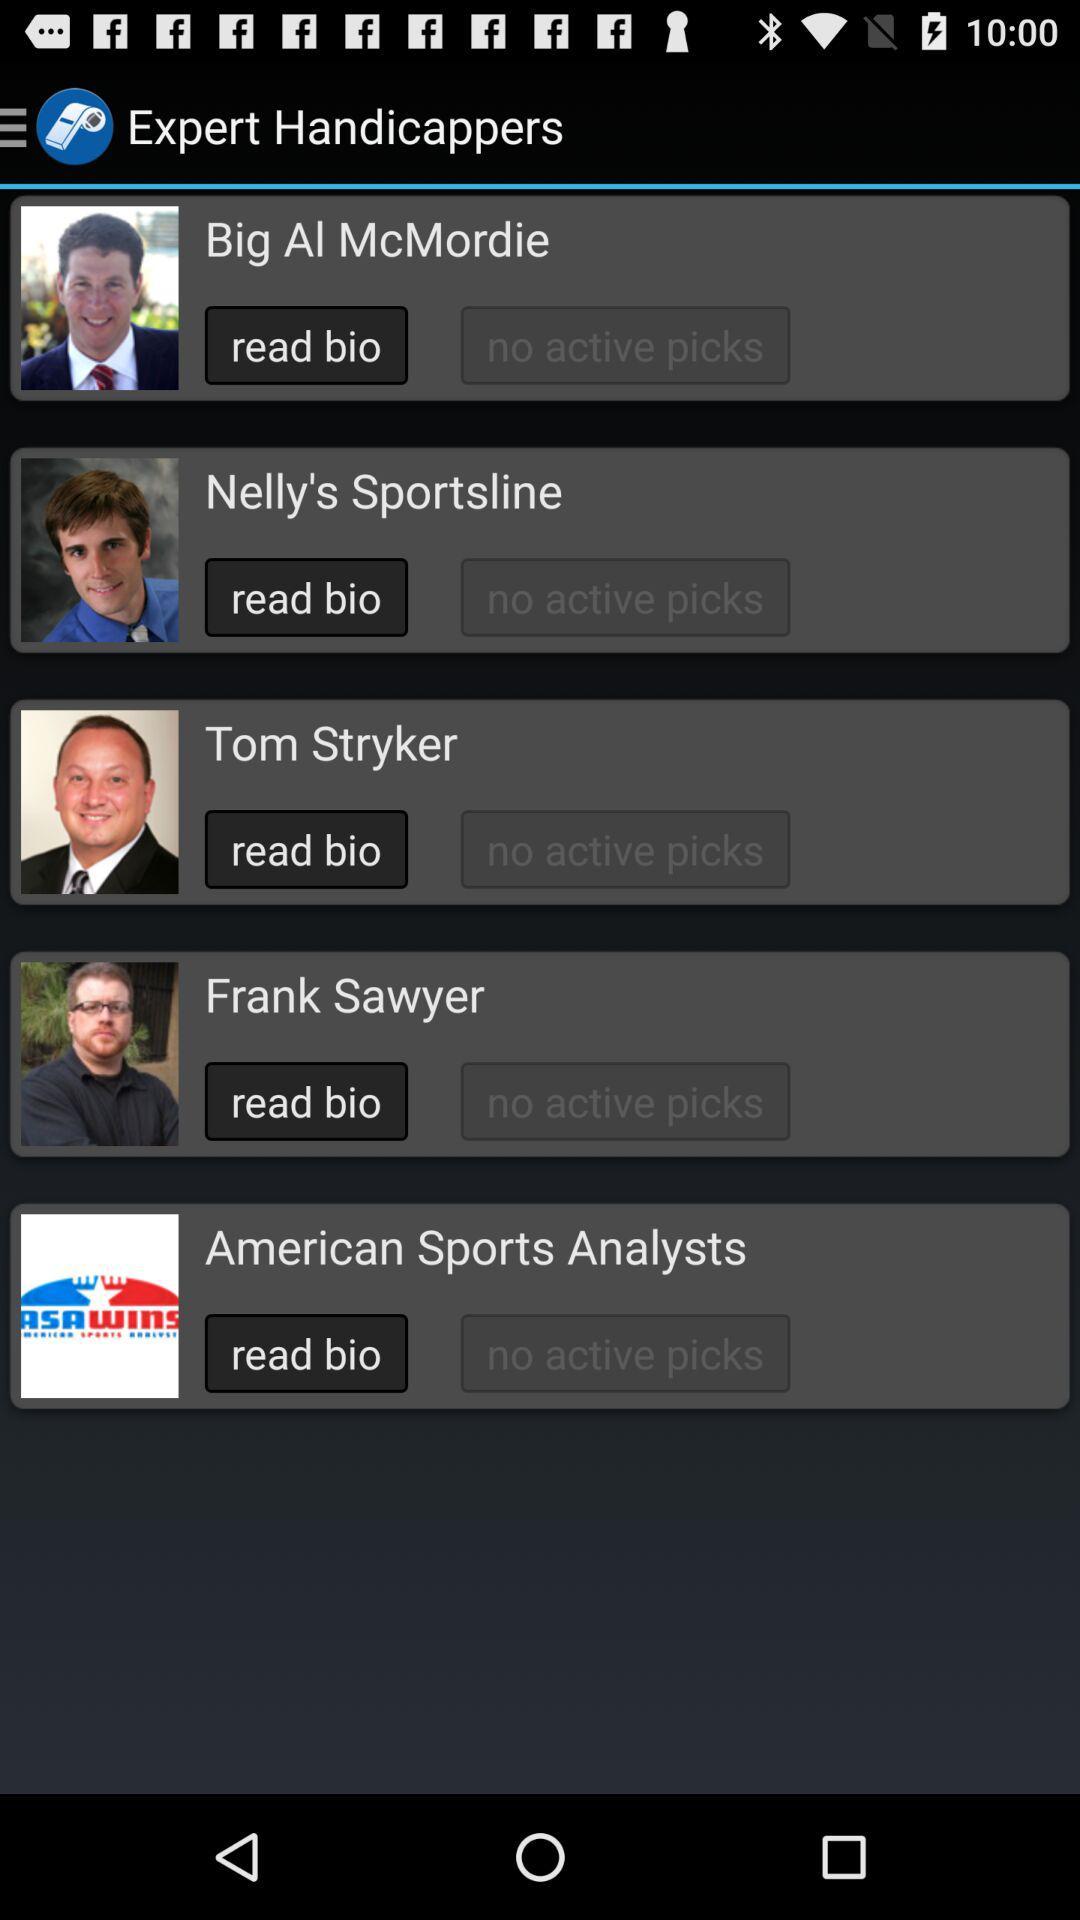  Describe the element at coordinates (343, 994) in the screenshot. I see `frank sawyer app` at that location.